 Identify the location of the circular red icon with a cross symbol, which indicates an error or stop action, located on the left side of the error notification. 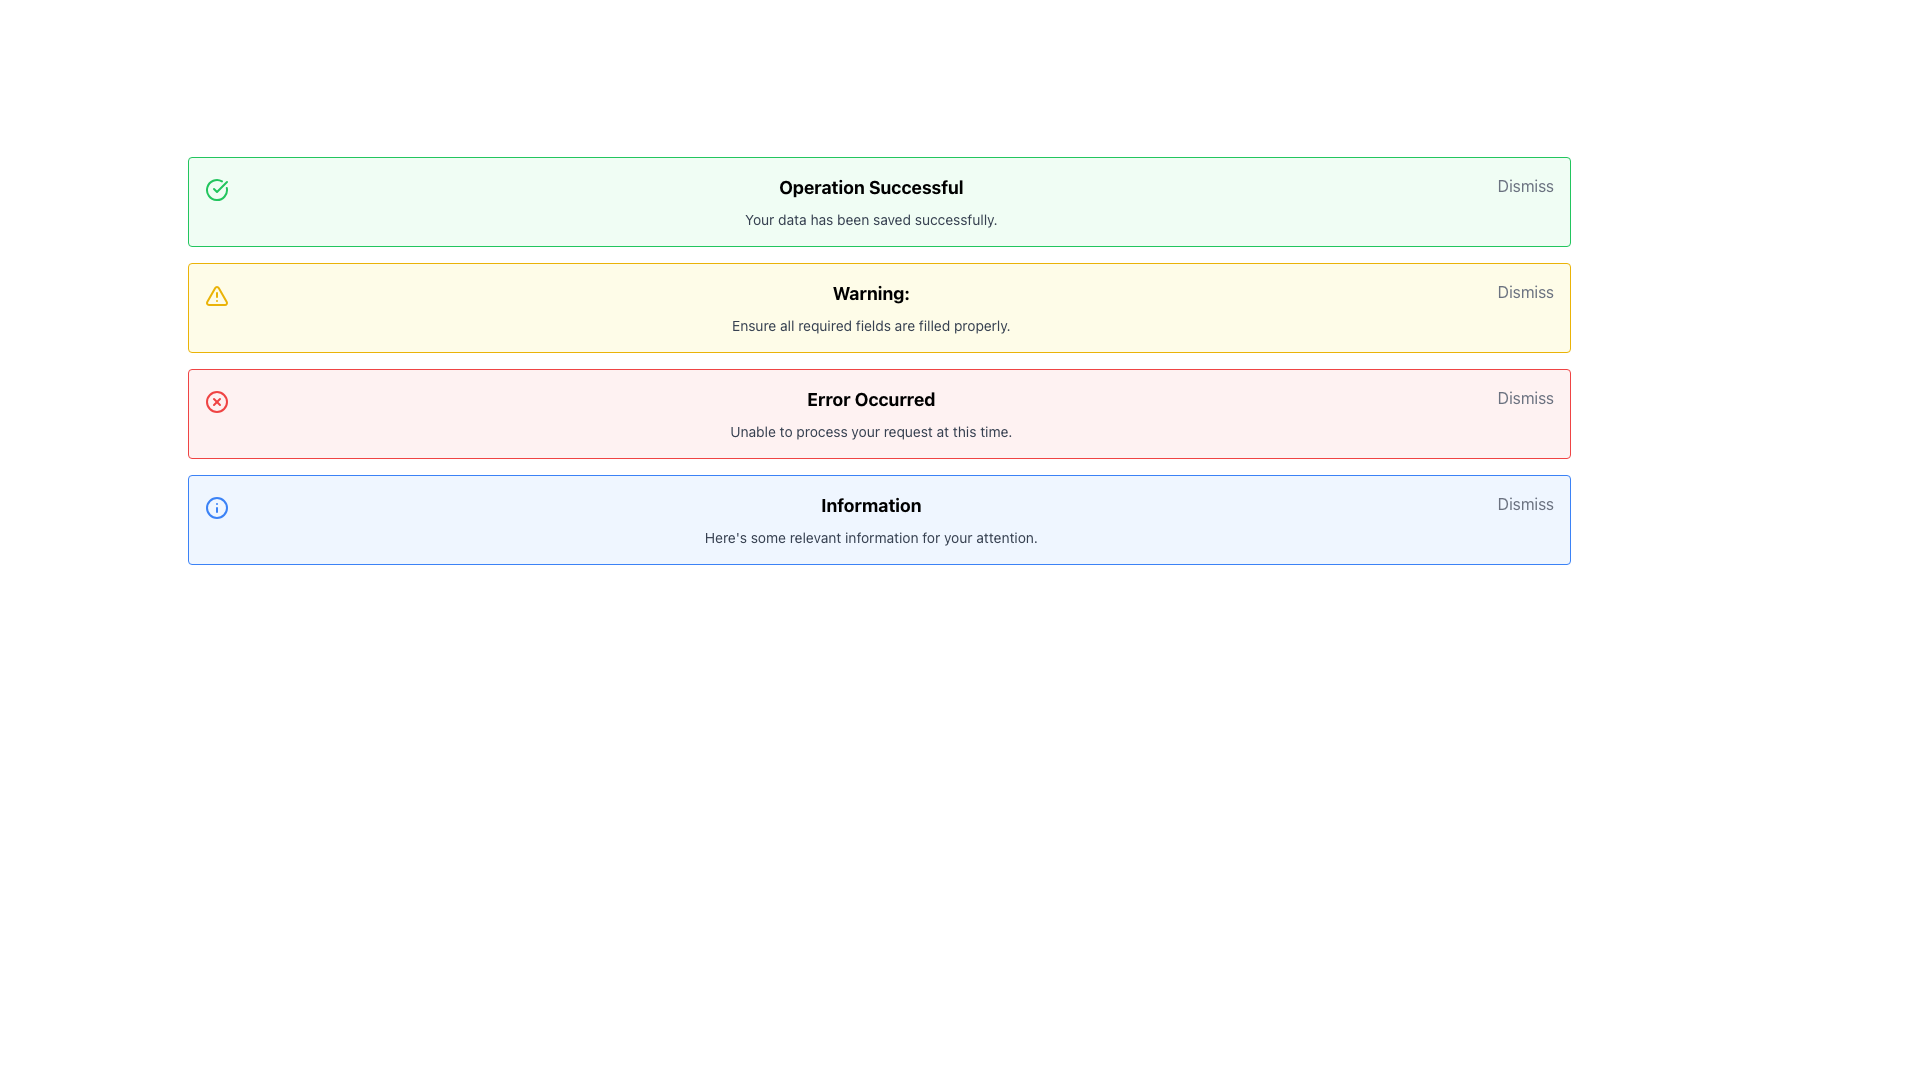
(216, 401).